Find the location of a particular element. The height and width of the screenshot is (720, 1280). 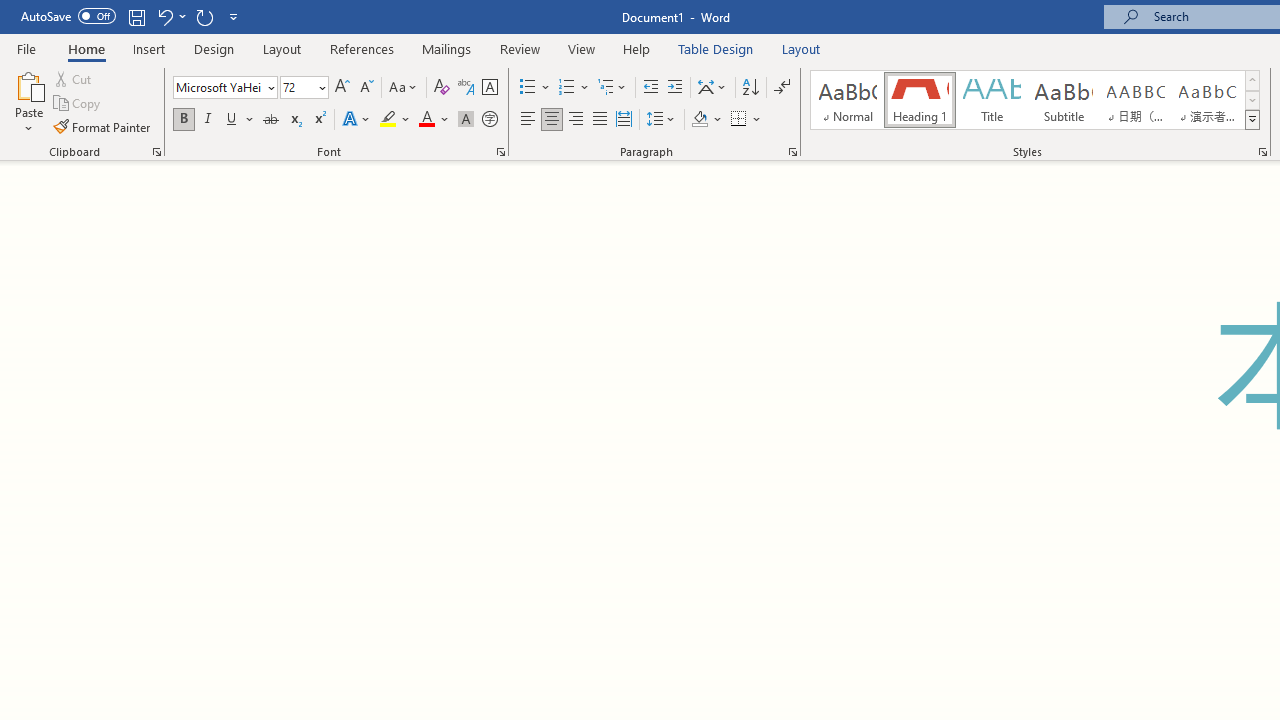

'Font Color Red' is located at coordinates (425, 119).